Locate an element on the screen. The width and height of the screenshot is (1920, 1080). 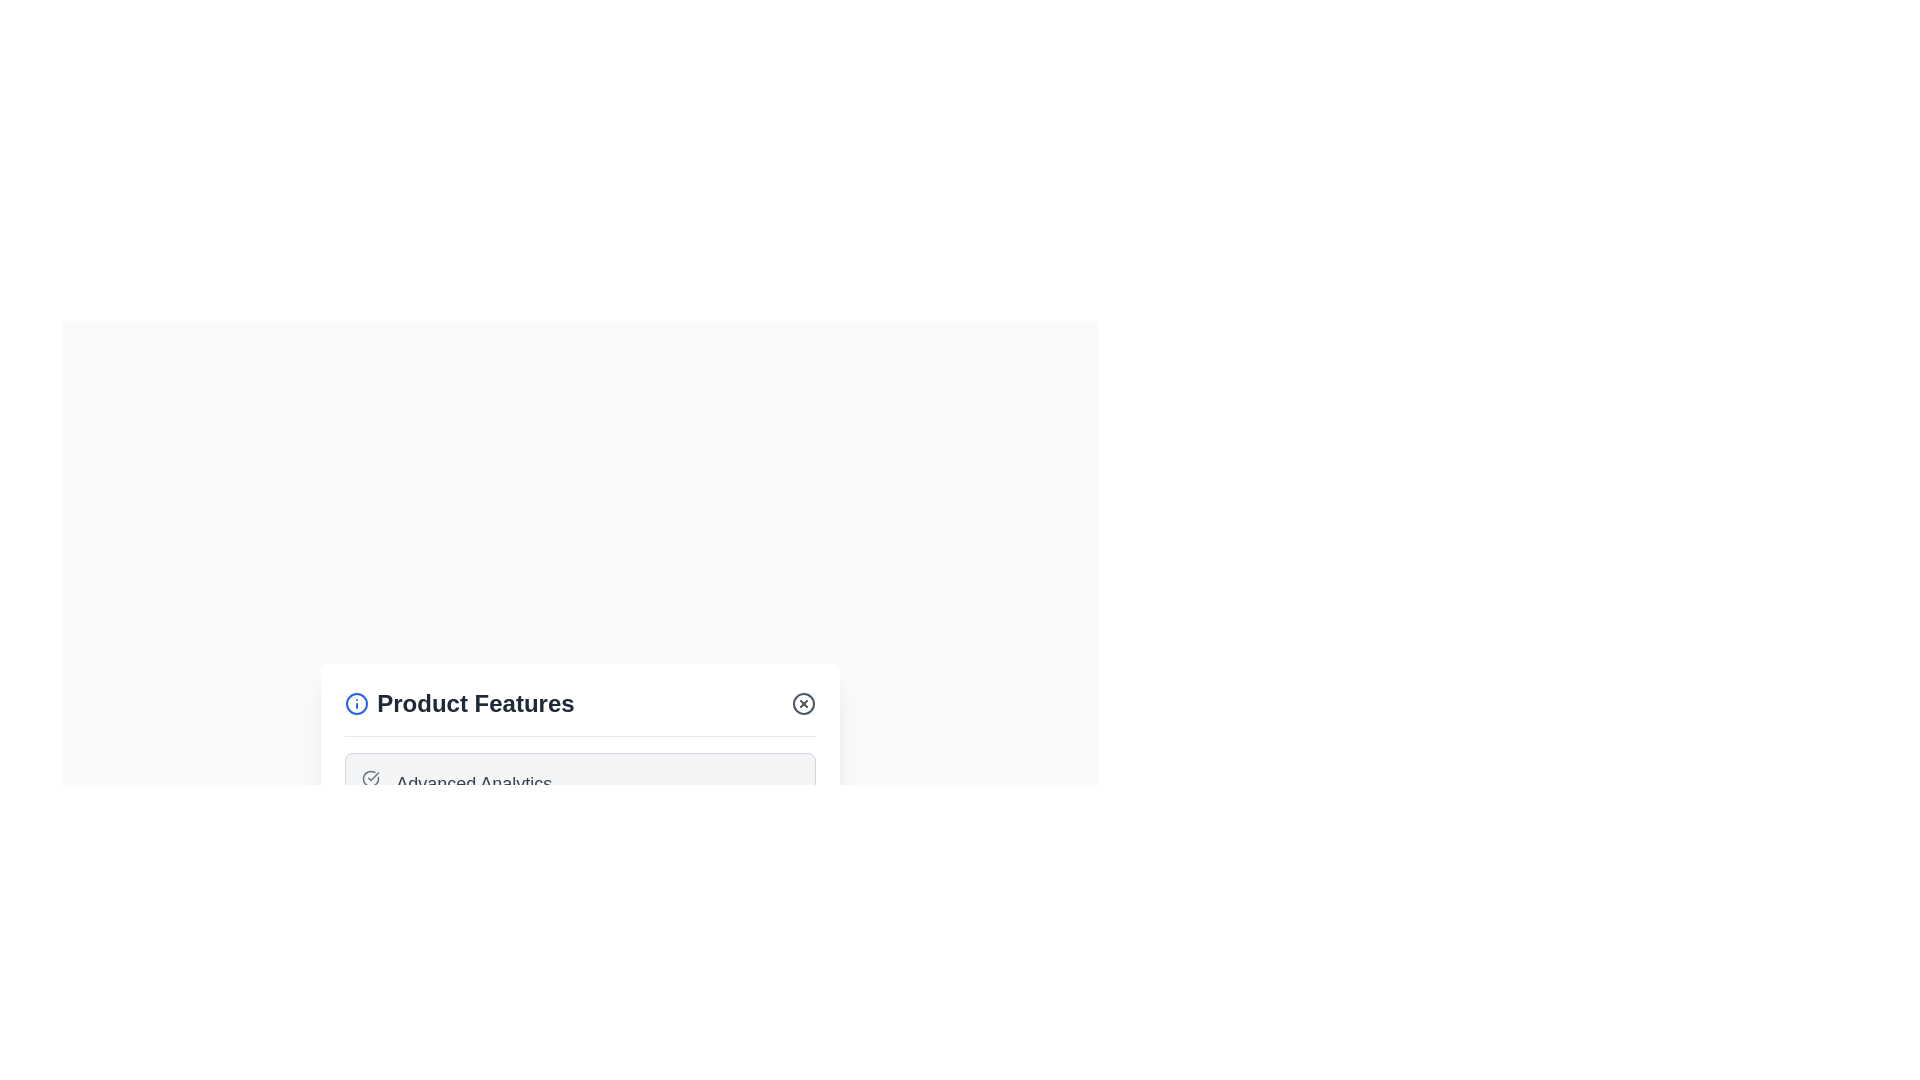
the button located at the top-right corner of the 'Product Features' section header is located at coordinates (803, 702).